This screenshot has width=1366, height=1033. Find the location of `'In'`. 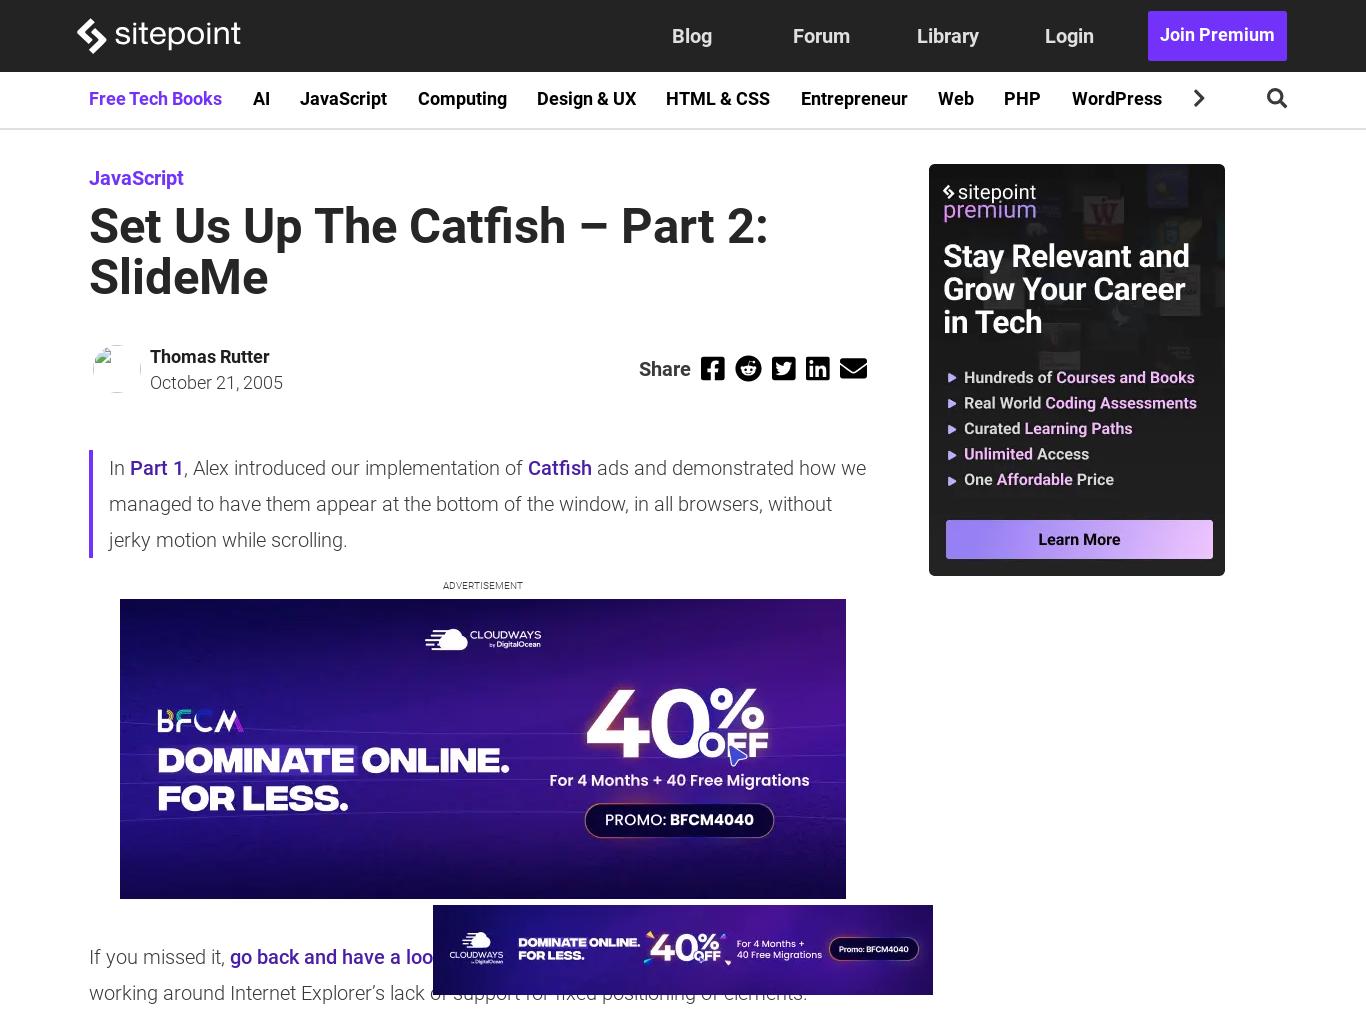

'In' is located at coordinates (117, 467).